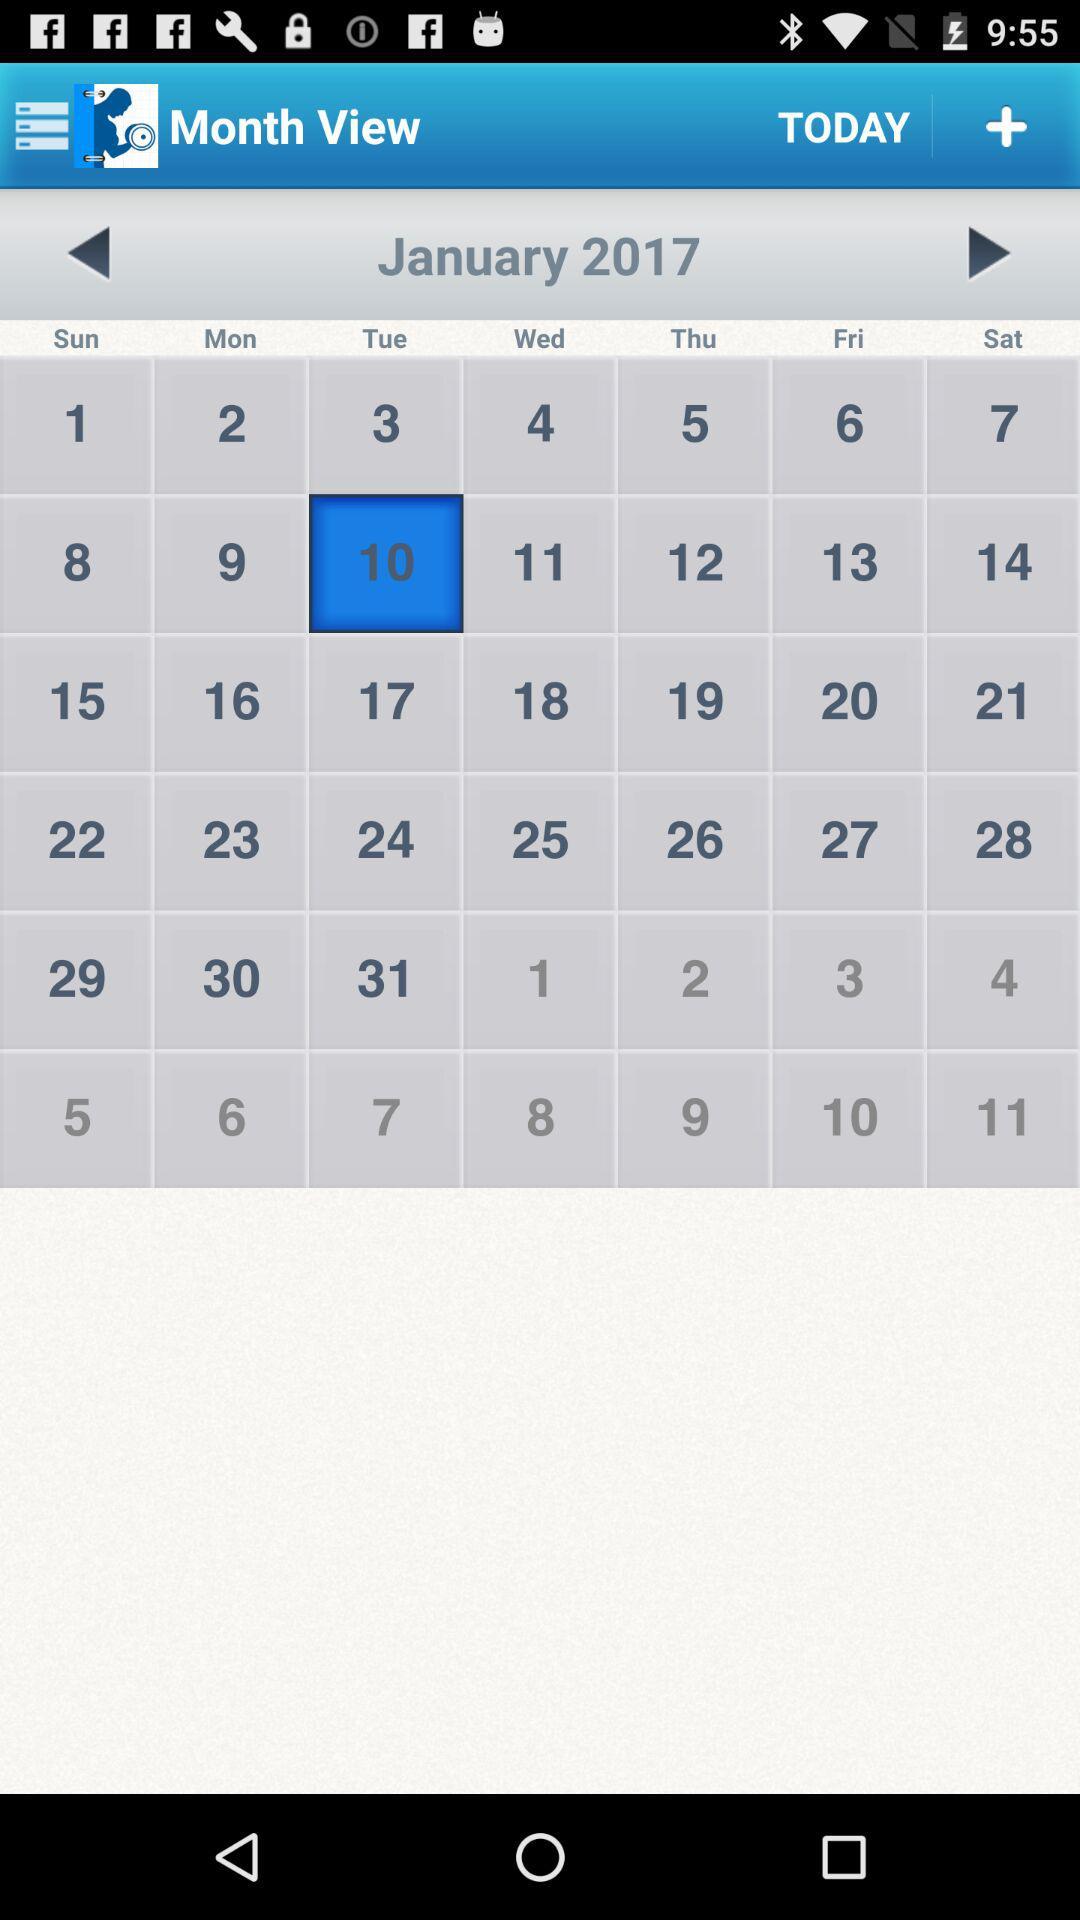  What do you see at coordinates (88, 253) in the screenshot?
I see `previous month` at bounding box center [88, 253].